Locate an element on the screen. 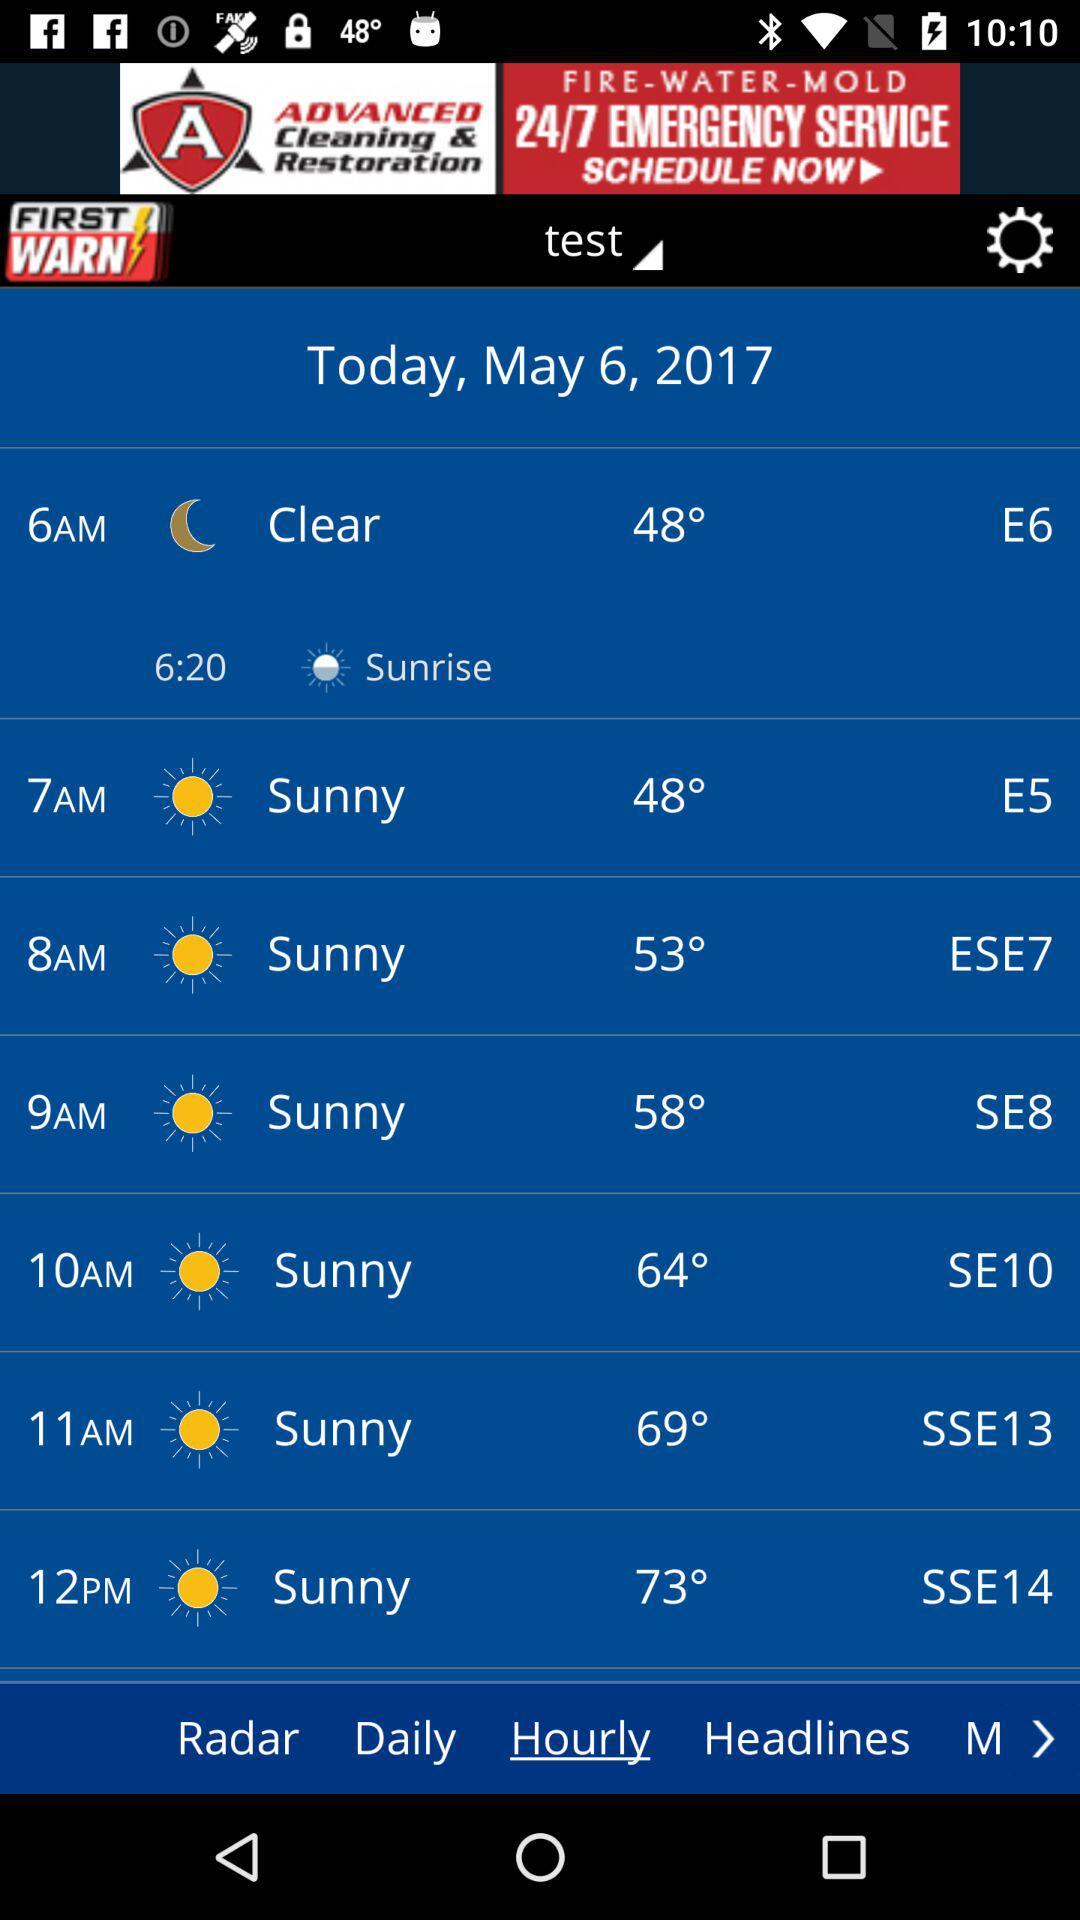 This screenshot has width=1080, height=1920. the arrow_forward icon is located at coordinates (1042, 1737).